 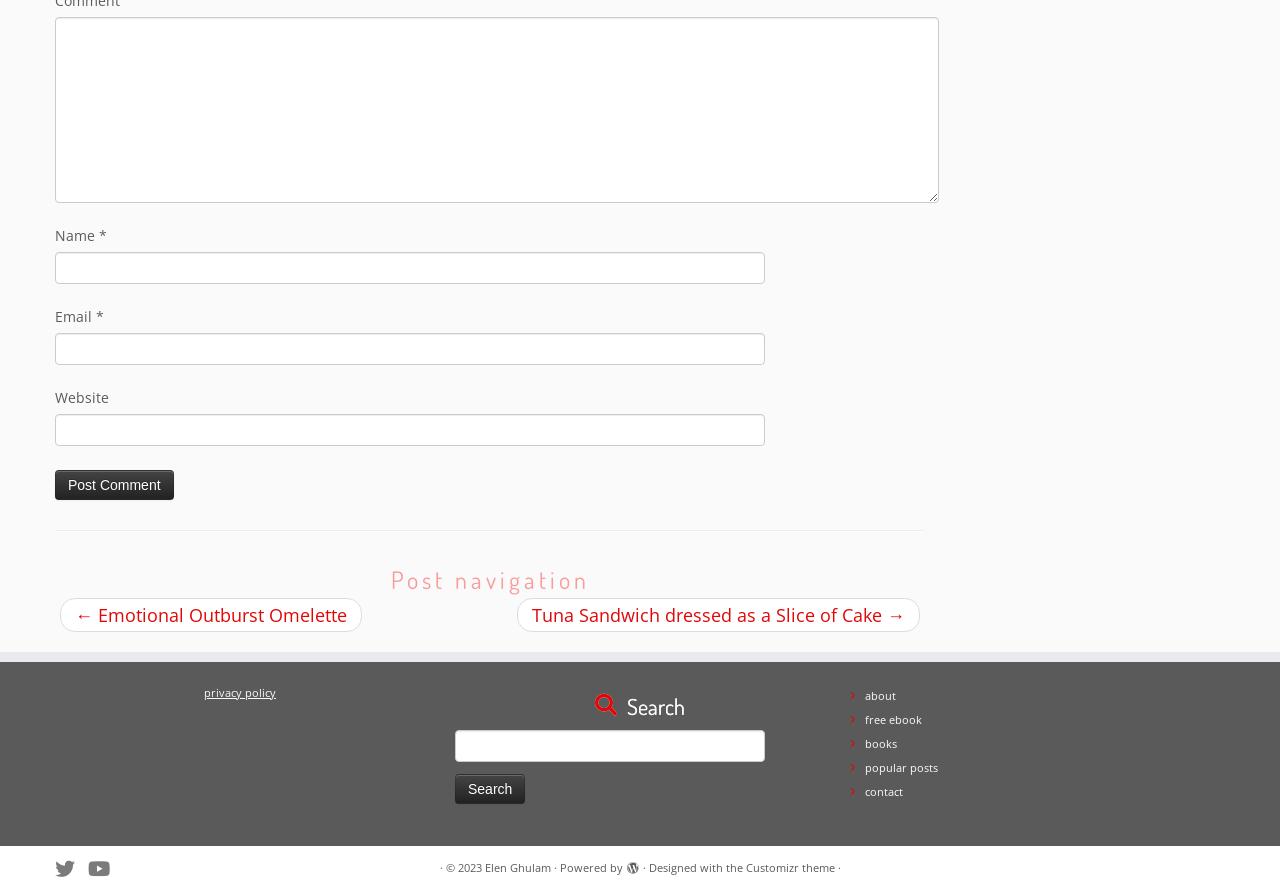 I want to click on 'Website', so click(x=81, y=397).